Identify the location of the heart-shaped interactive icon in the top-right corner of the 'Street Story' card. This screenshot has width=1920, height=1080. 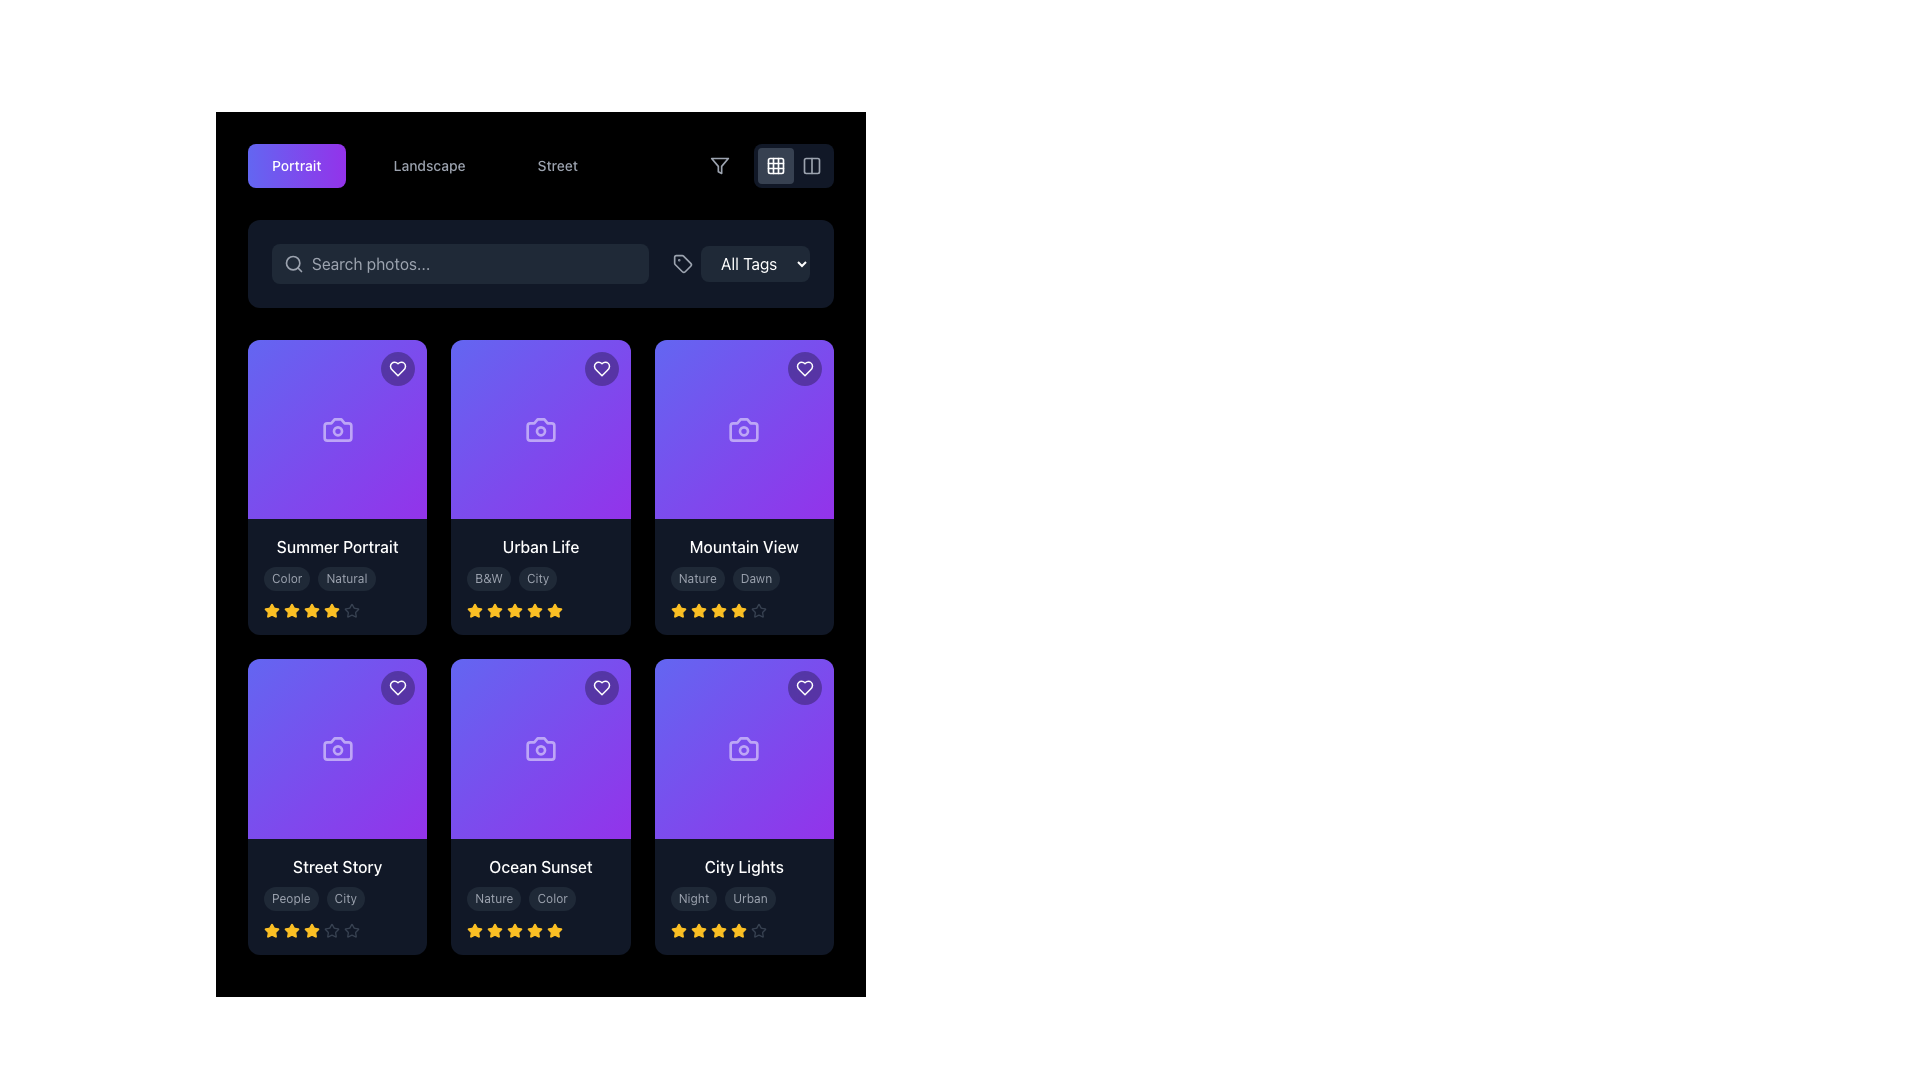
(398, 687).